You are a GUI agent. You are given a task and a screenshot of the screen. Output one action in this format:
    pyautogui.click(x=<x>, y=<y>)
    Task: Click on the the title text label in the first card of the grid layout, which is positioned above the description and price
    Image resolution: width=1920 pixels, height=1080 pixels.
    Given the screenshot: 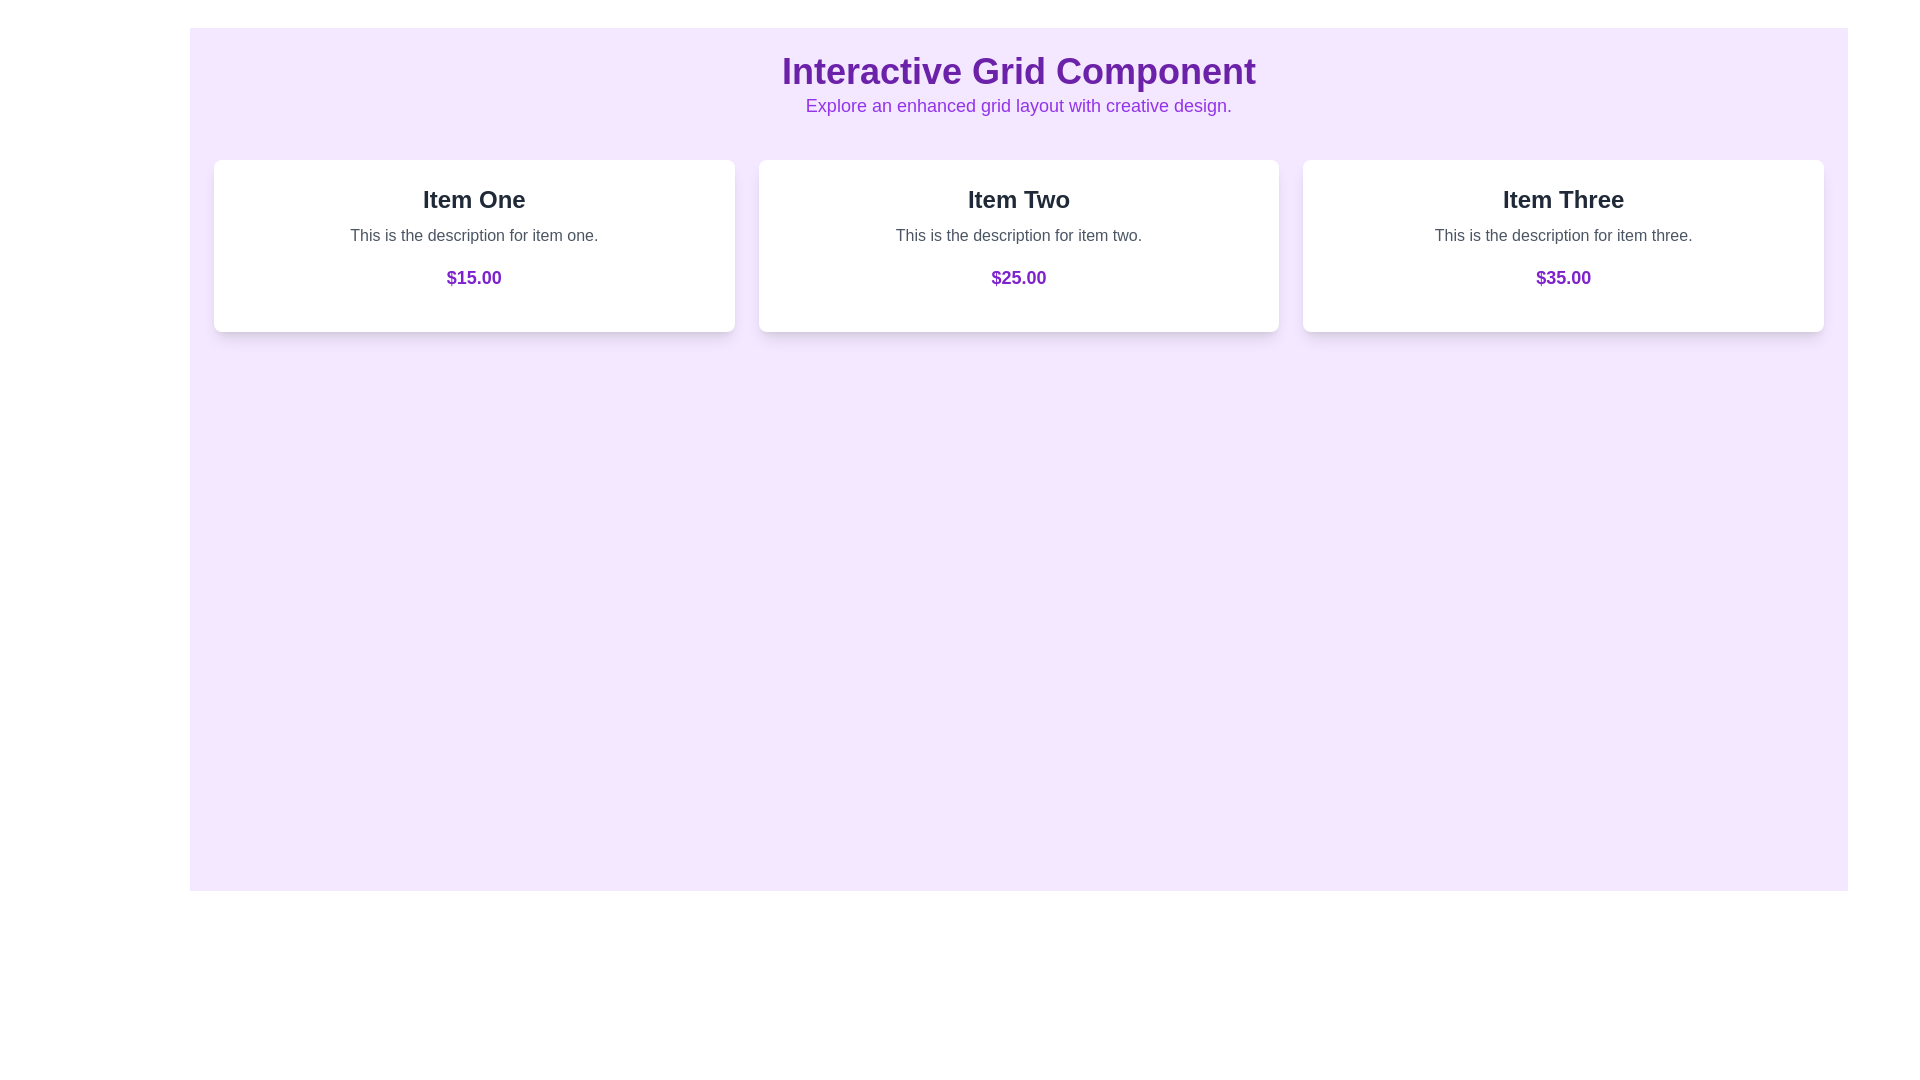 What is the action you would take?
    pyautogui.click(x=473, y=200)
    